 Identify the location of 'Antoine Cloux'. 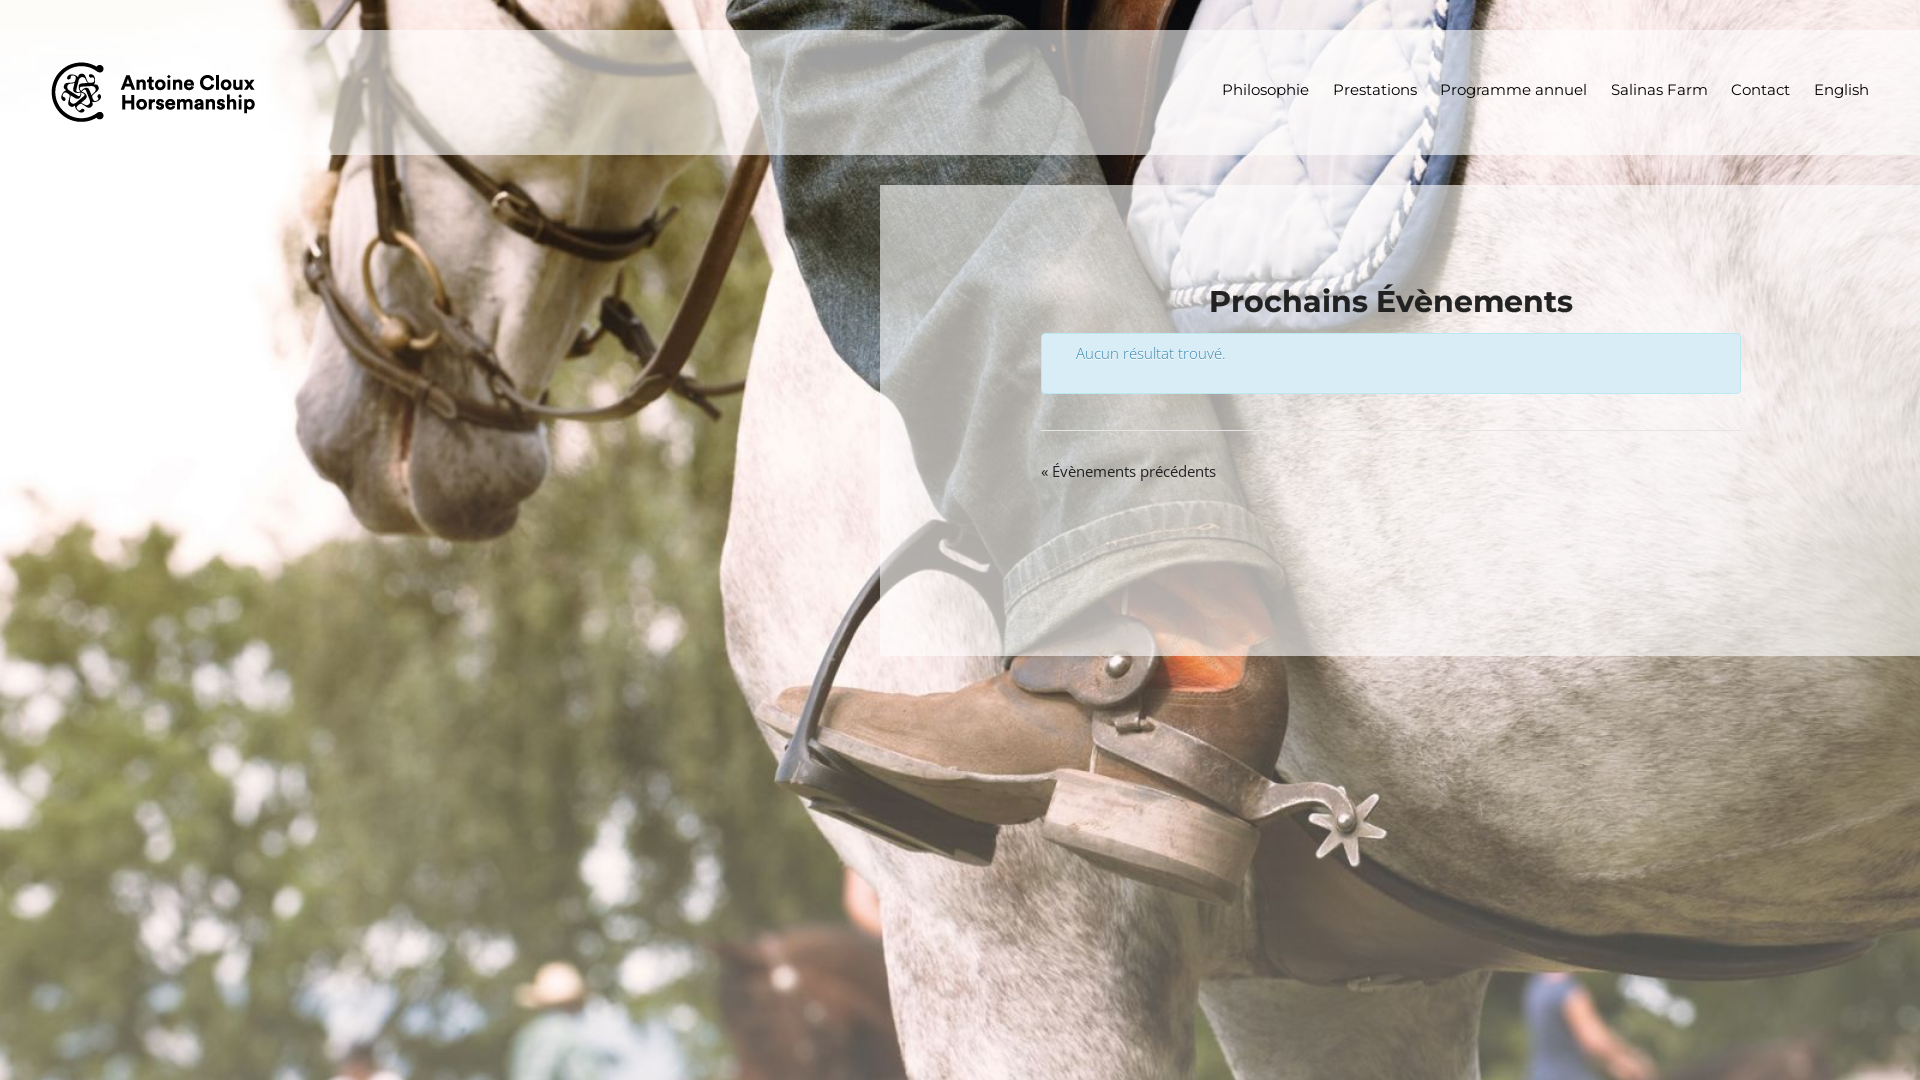
(160, 91).